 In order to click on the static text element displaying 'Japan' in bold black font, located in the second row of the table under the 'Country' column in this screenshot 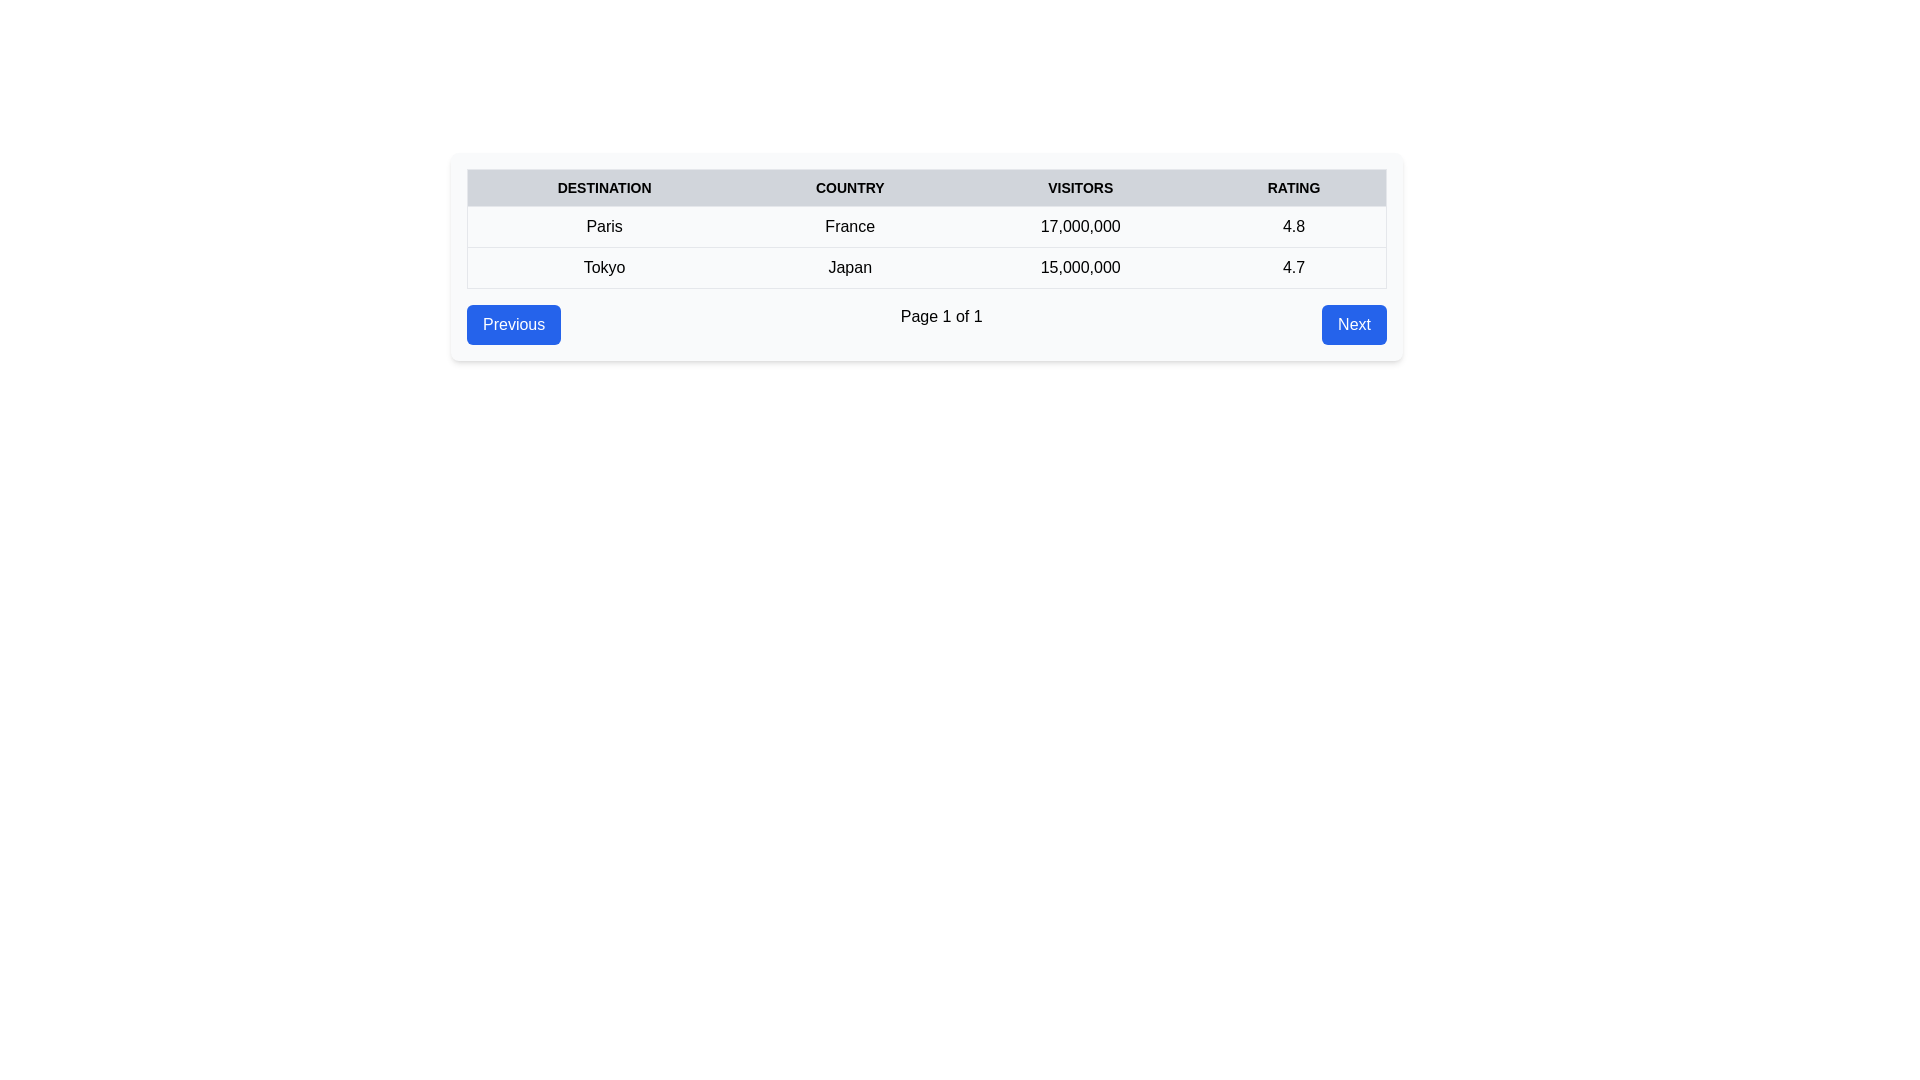, I will do `click(850, 266)`.